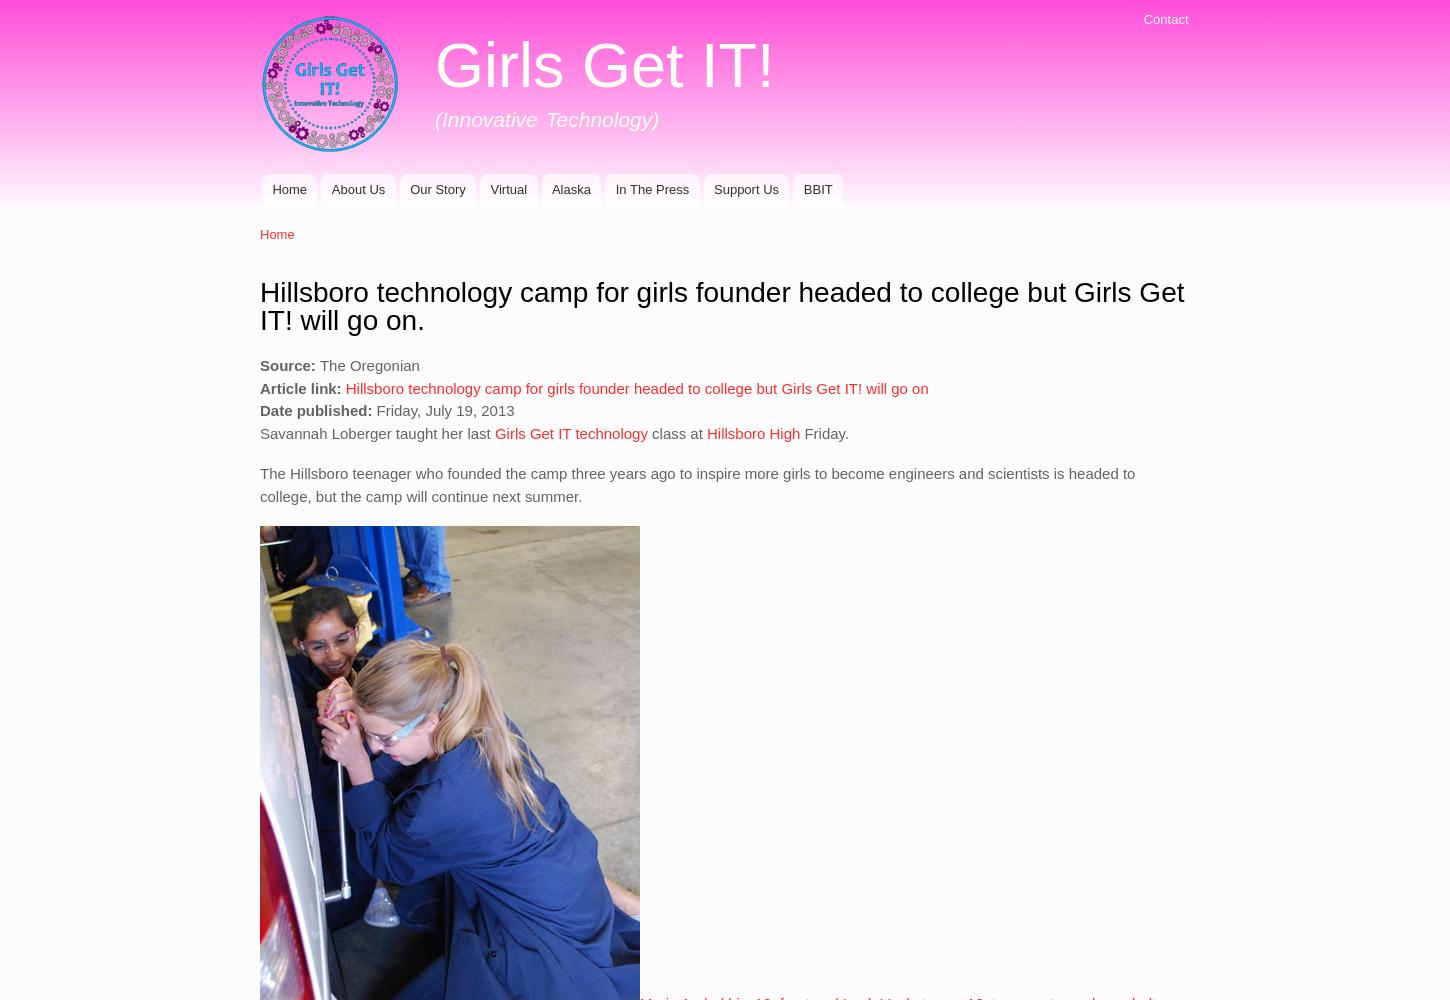 Image resolution: width=1450 pixels, height=1000 pixels. Describe the element at coordinates (317, 410) in the screenshot. I see `'Date published:'` at that location.